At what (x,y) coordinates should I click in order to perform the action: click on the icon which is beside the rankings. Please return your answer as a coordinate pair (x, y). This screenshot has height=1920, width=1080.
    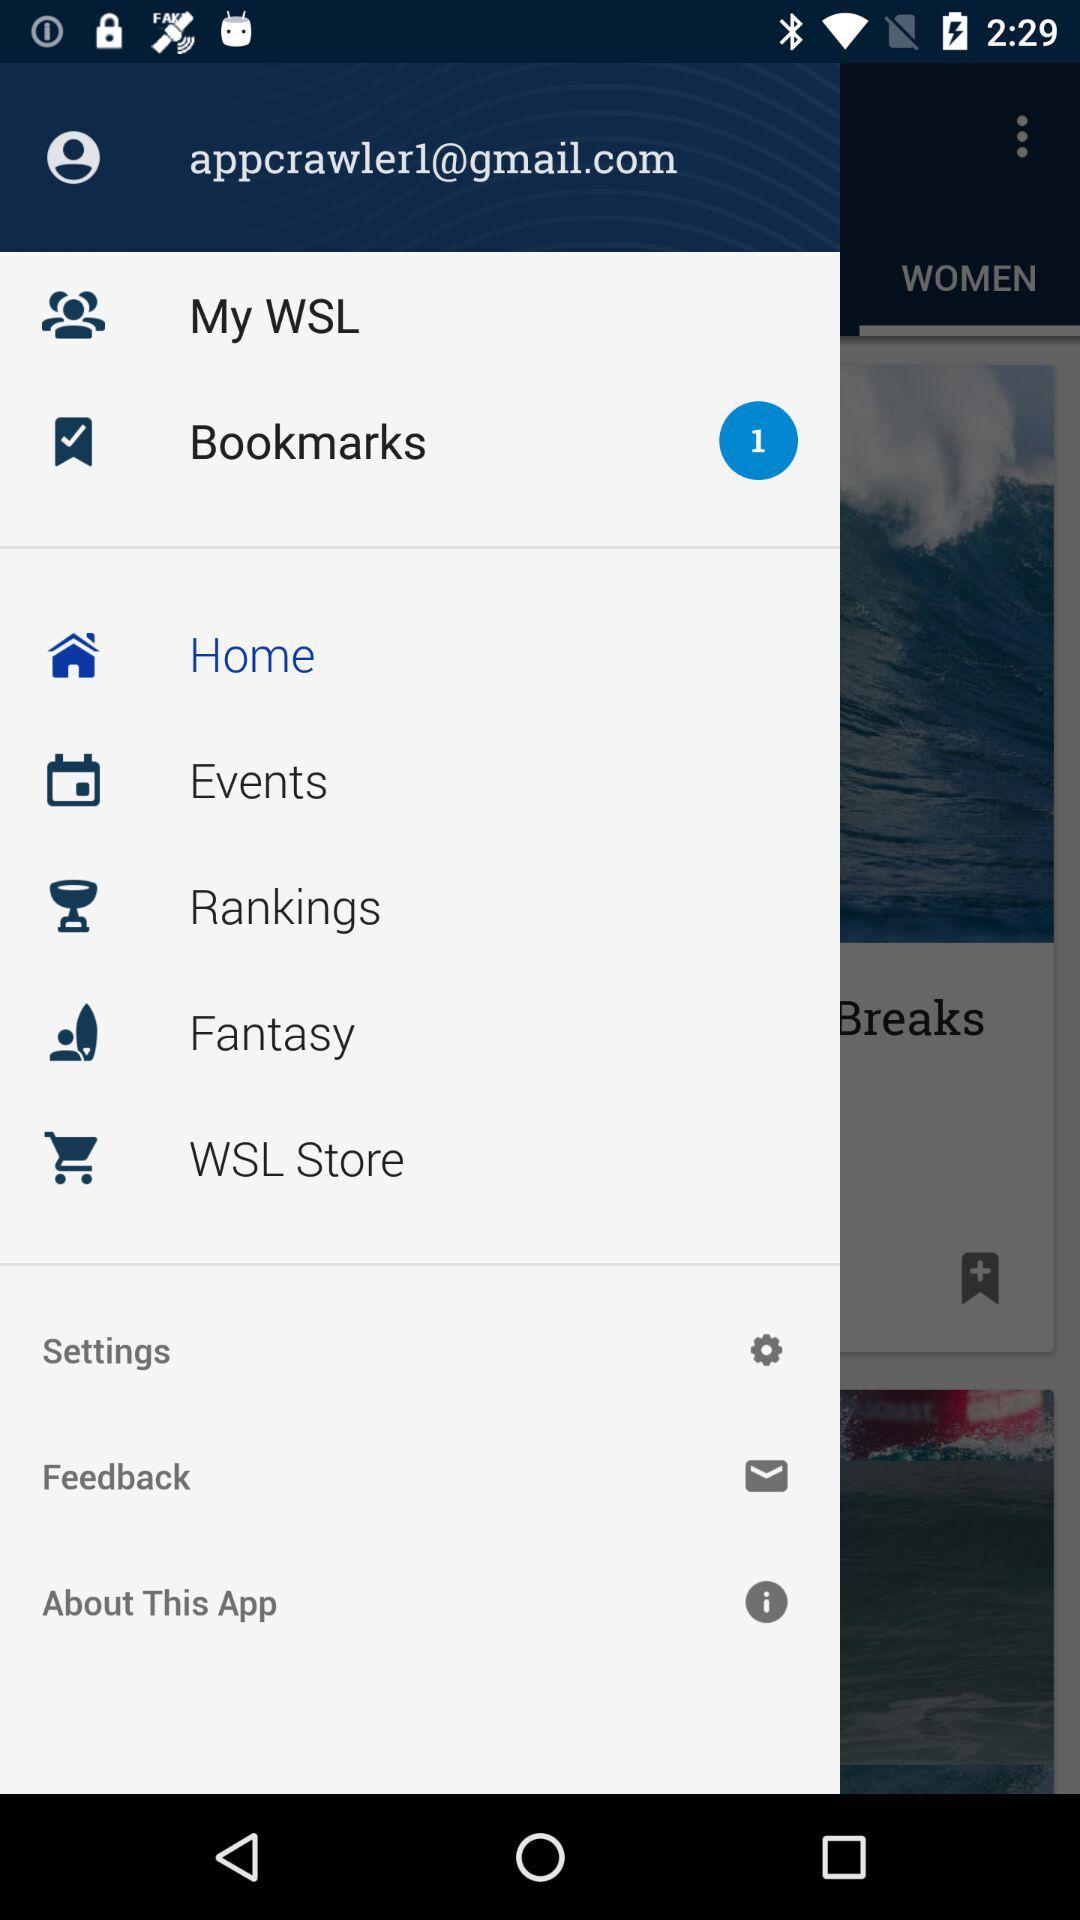
    Looking at the image, I should click on (72, 905).